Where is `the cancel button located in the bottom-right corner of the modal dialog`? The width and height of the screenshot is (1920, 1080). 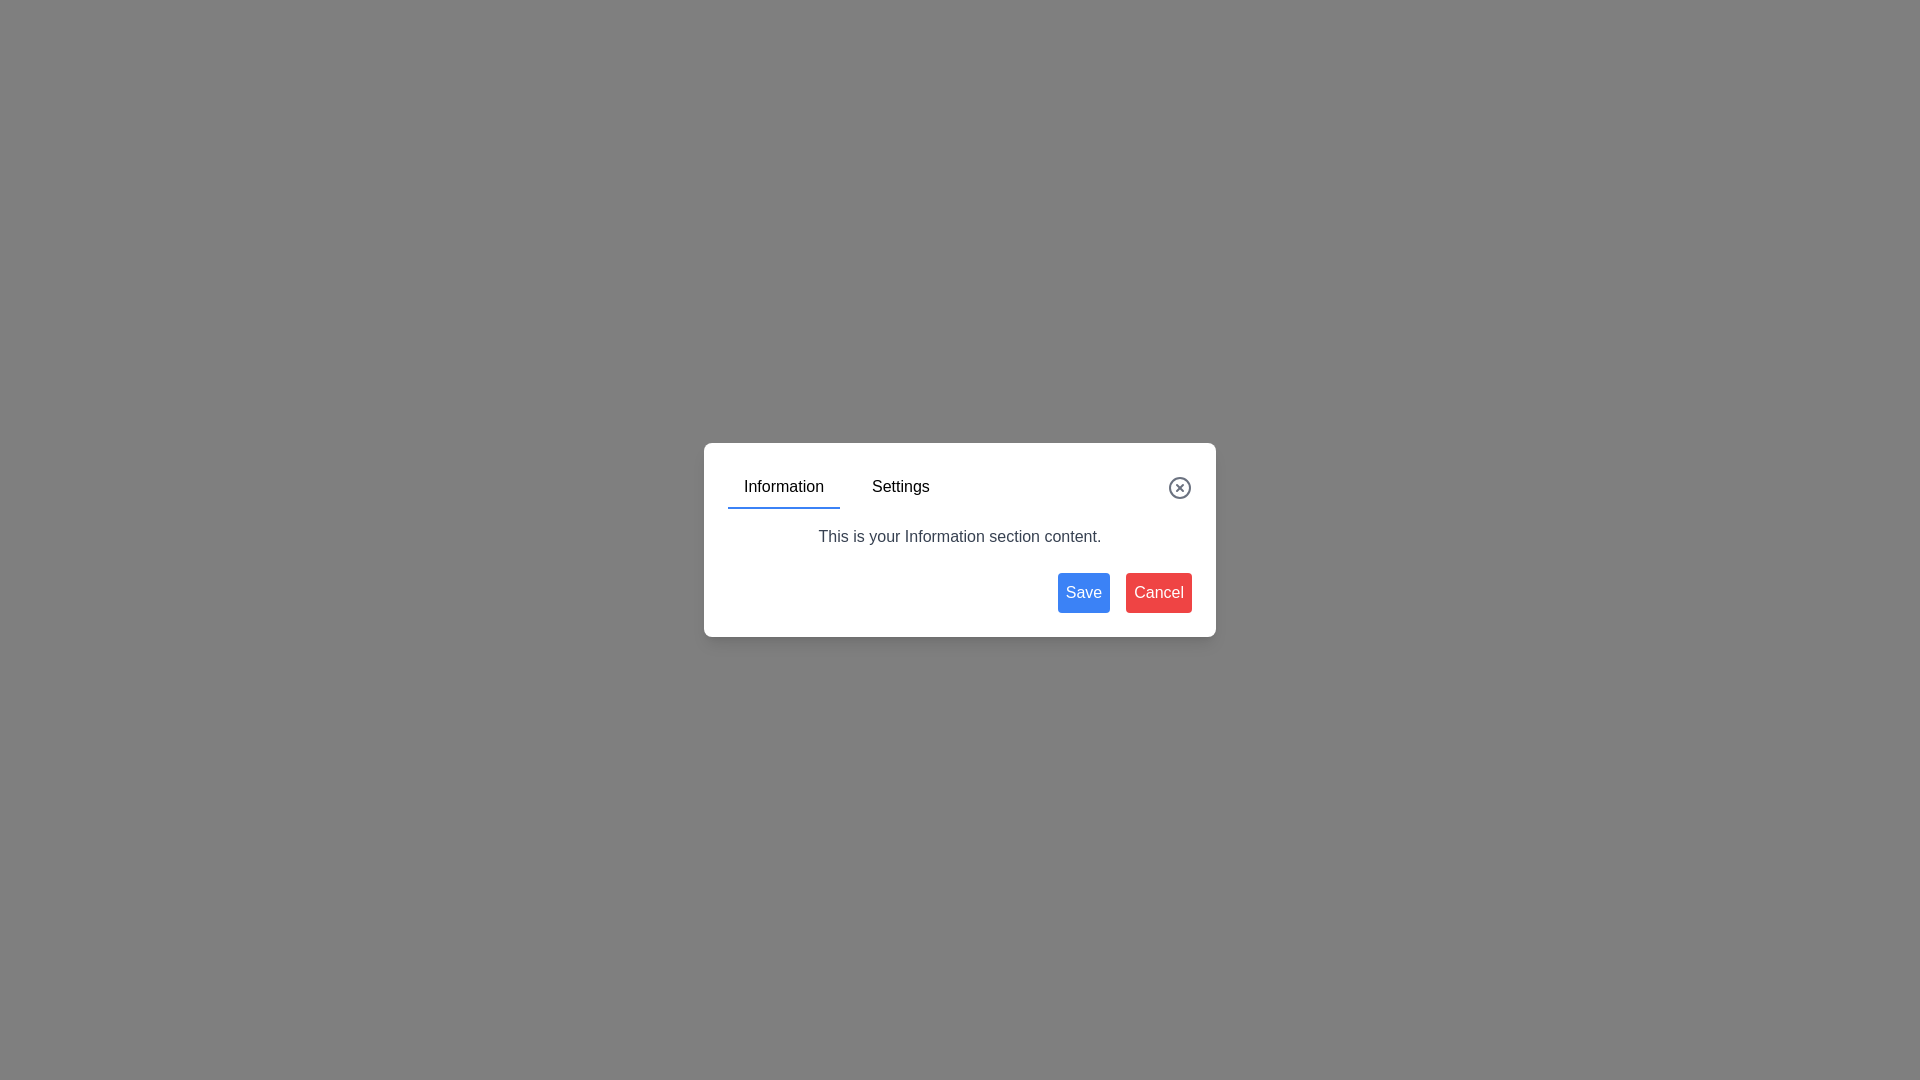 the cancel button located in the bottom-right corner of the modal dialog is located at coordinates (1159, 592).